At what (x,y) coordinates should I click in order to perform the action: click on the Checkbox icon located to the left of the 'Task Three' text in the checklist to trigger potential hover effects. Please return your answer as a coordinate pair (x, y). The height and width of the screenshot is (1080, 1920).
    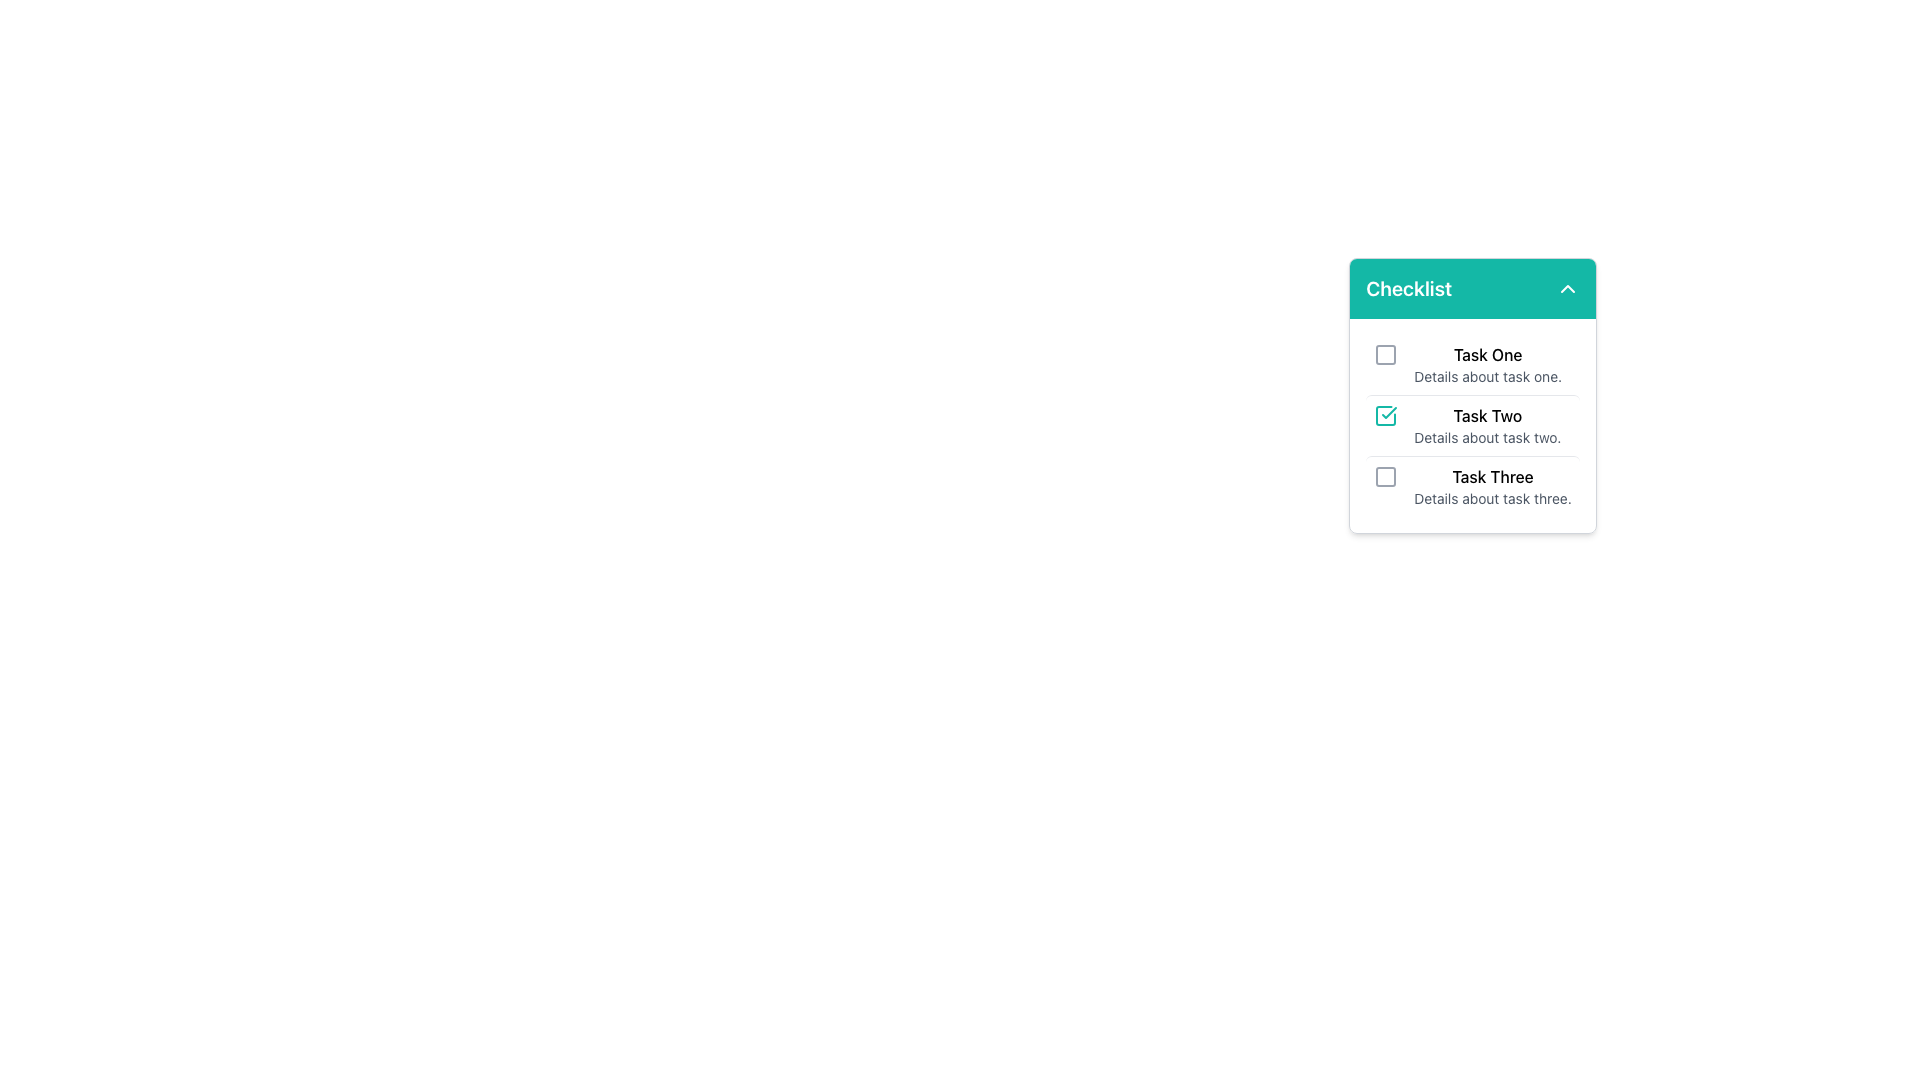
    Looking at the image, I should click on (1385, 477).